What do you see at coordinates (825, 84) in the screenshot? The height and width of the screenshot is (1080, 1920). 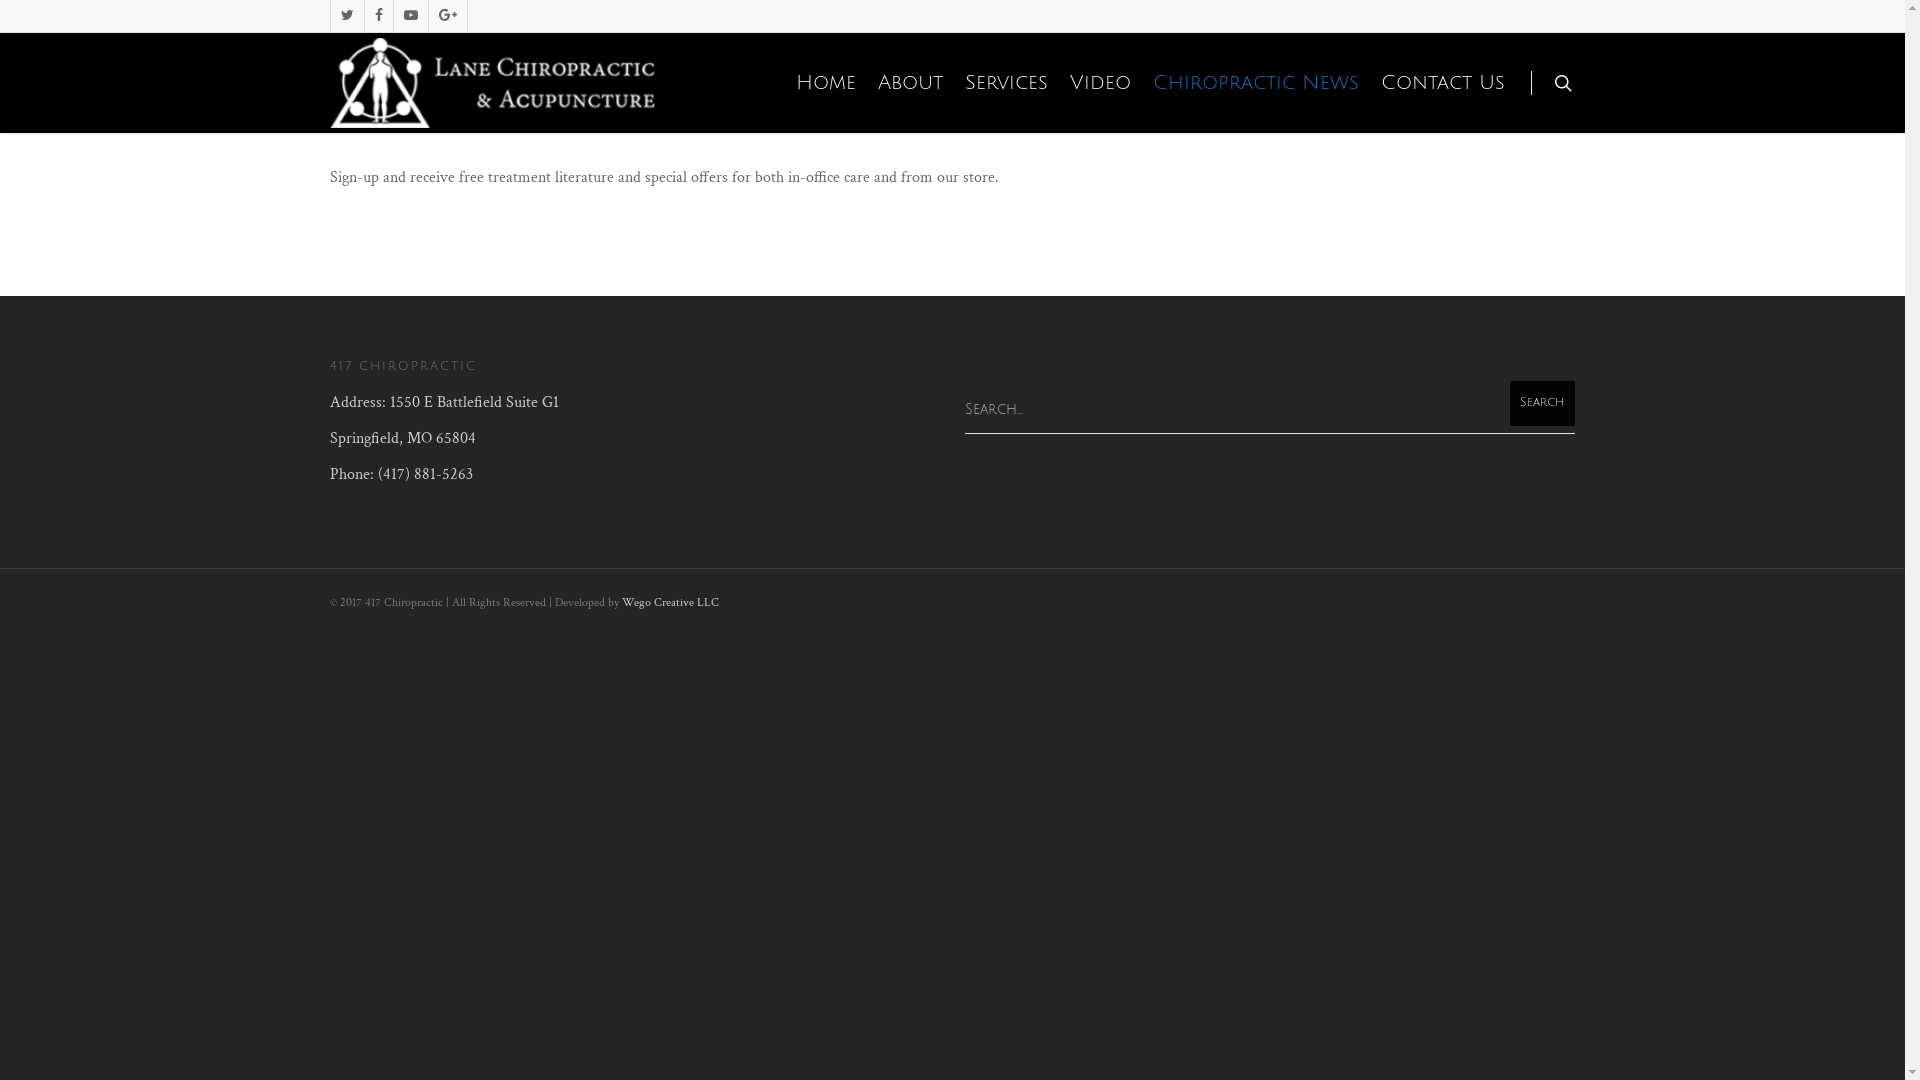 I see `'Home'` at bounding box center [825, 84].